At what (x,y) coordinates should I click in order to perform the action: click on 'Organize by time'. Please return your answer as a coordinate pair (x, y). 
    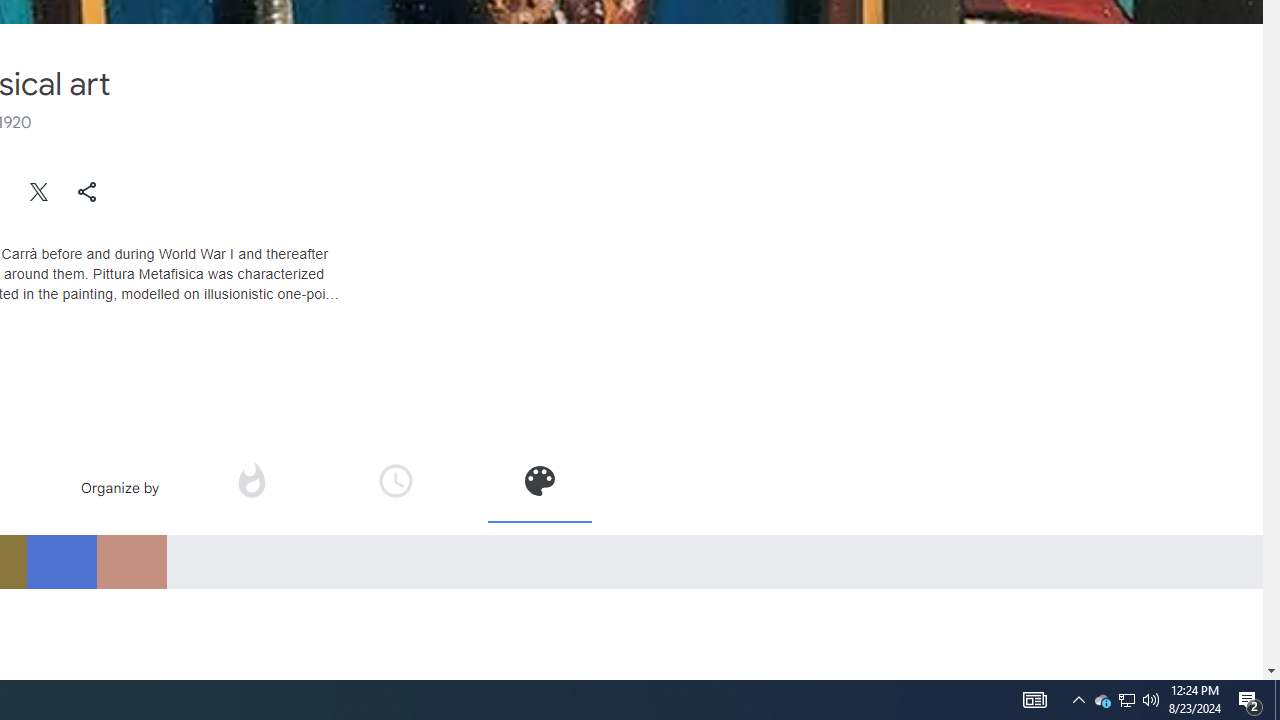
    Looking at the image, I should click on (395, 480).